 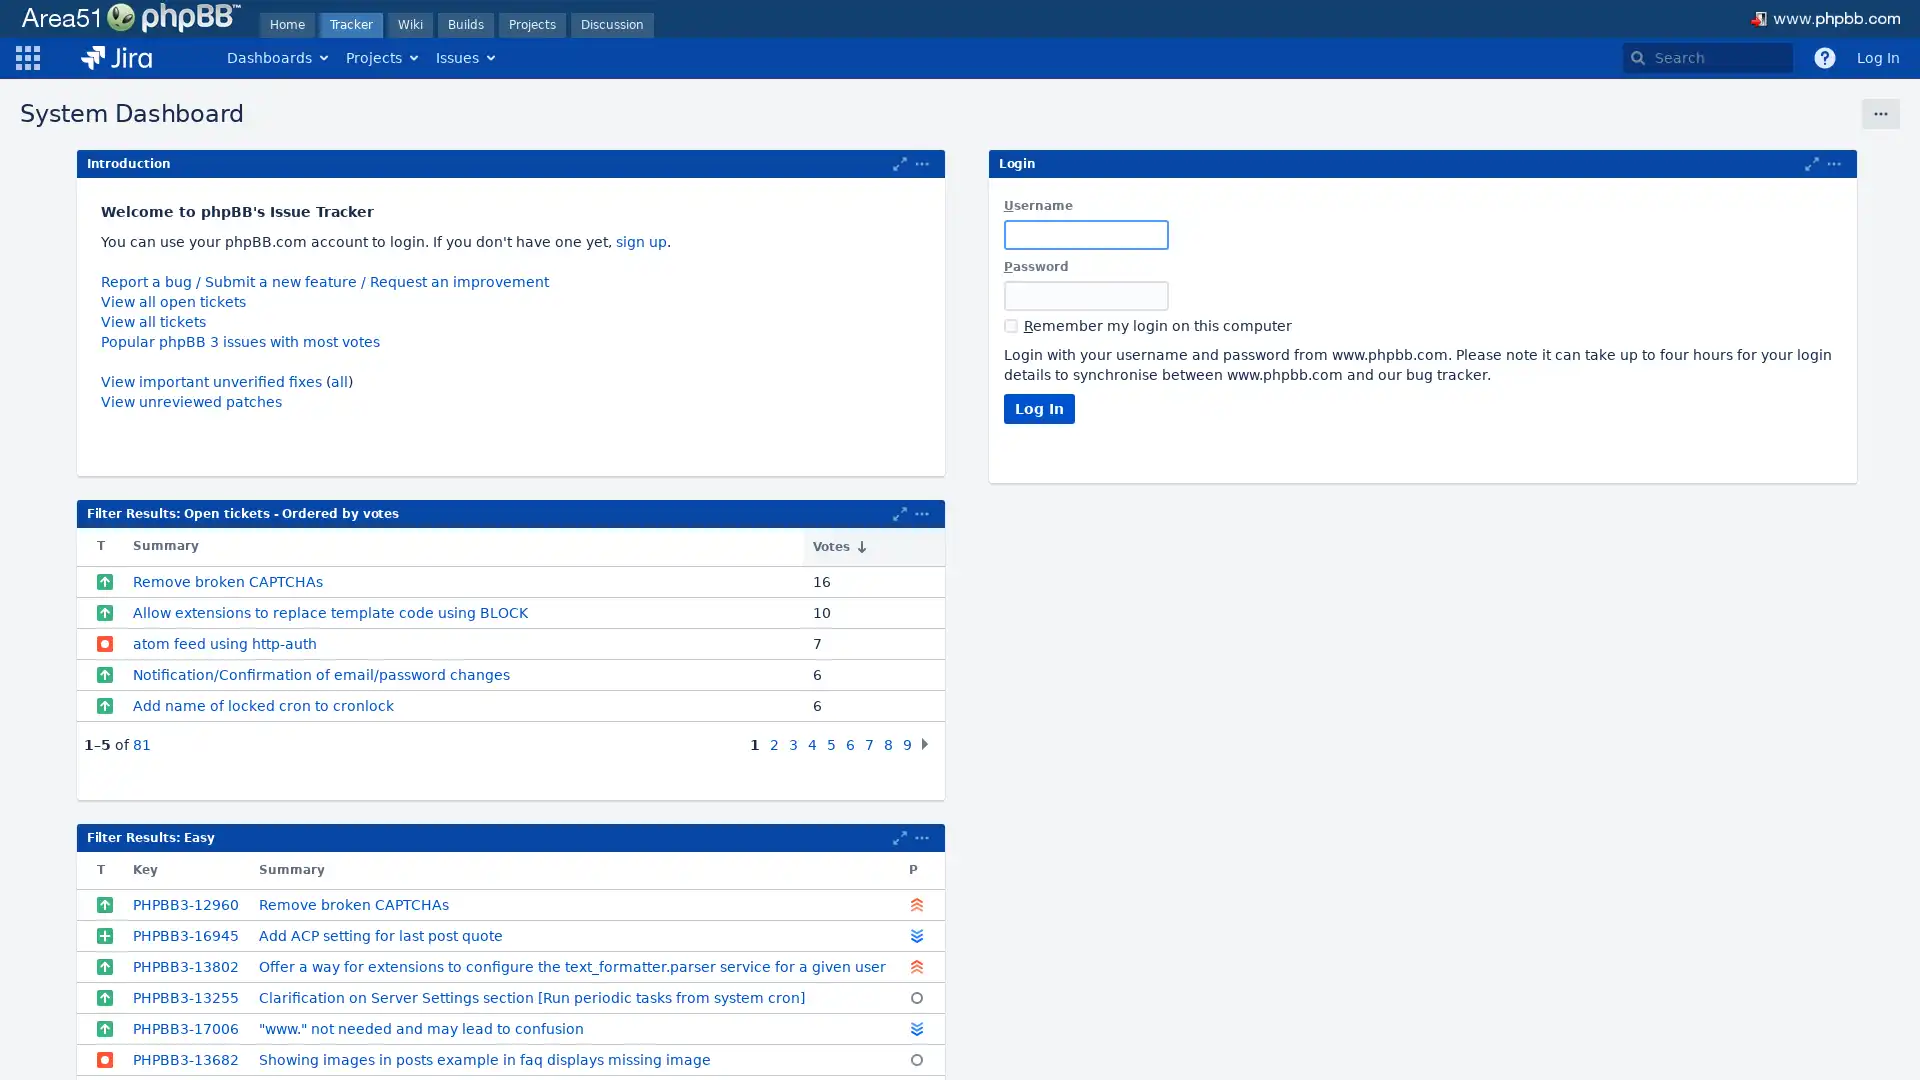 What do you see at coordinates (1811, 163) in the screenshot?
I see `Maximize` at bounding box center [1811, 163].